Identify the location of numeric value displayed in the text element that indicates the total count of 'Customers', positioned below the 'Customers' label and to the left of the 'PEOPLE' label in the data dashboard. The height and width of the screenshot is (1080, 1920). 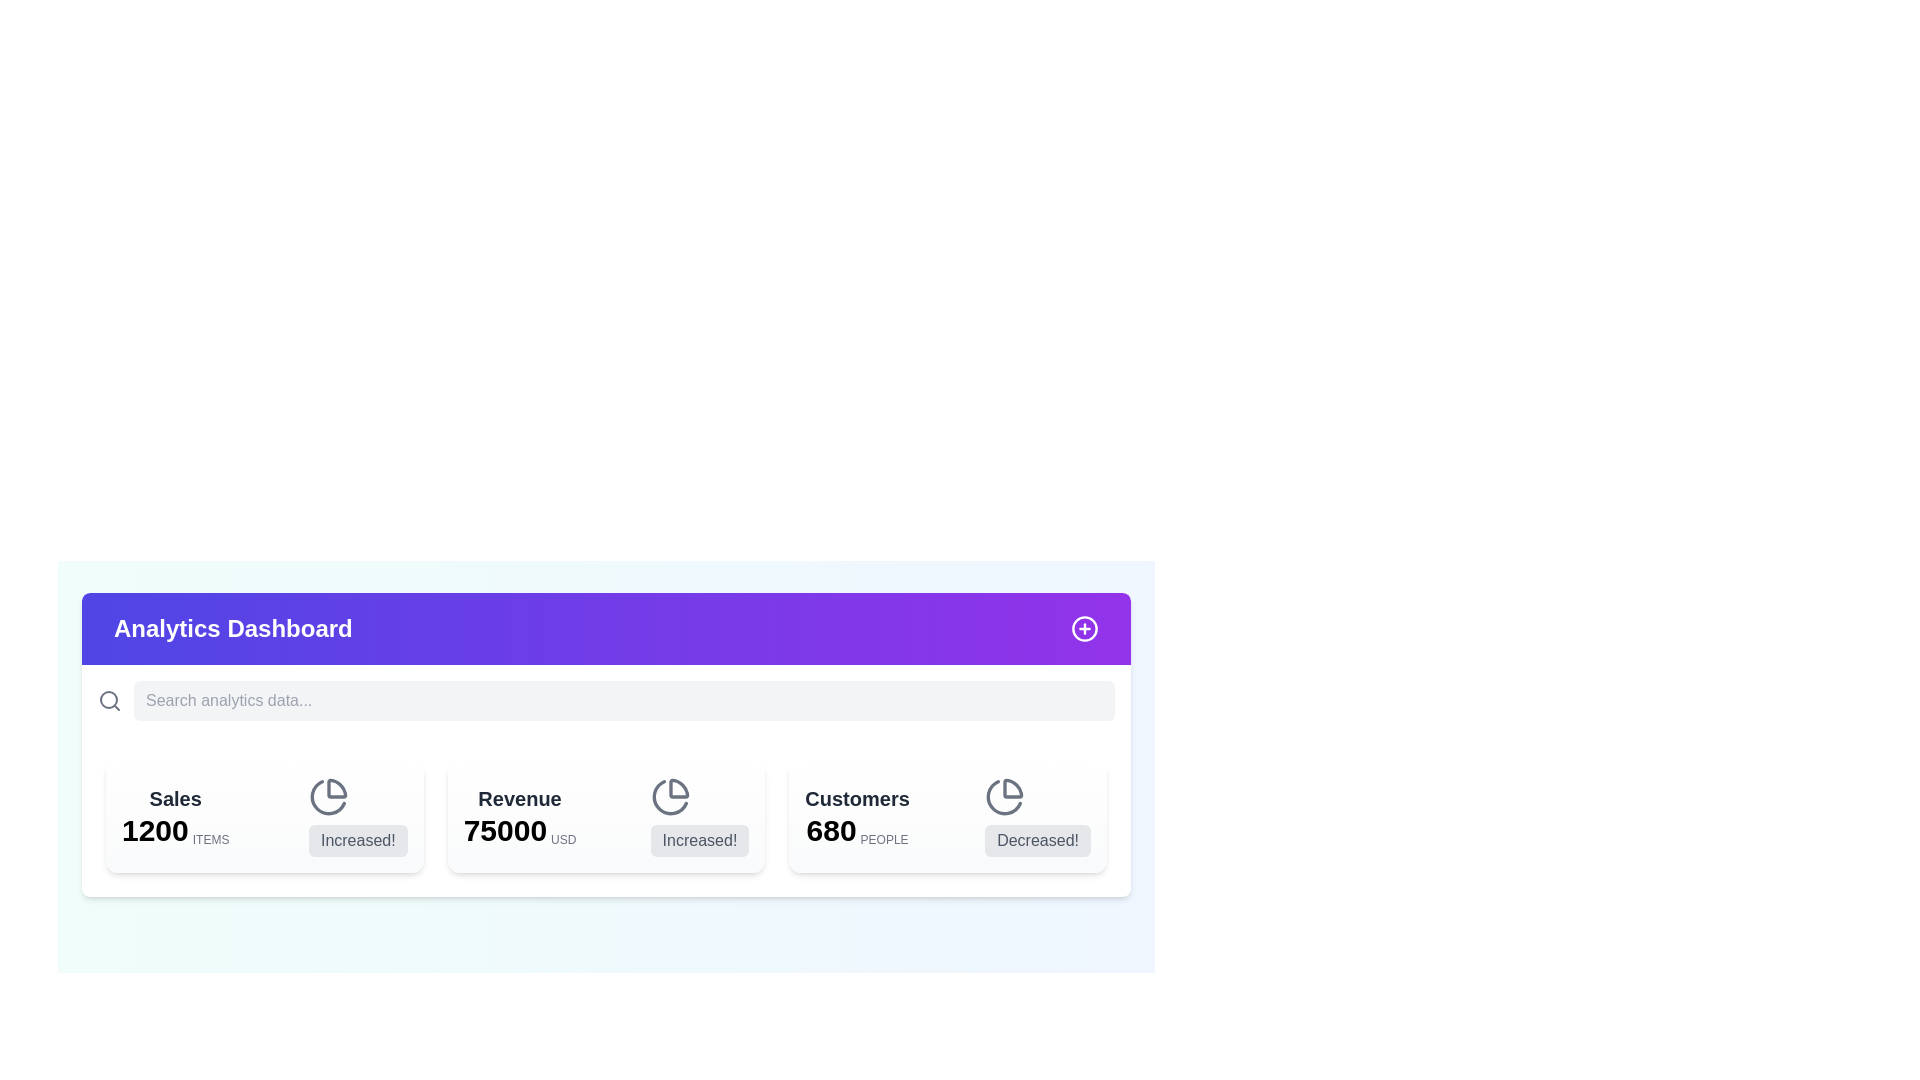
(831, 830).